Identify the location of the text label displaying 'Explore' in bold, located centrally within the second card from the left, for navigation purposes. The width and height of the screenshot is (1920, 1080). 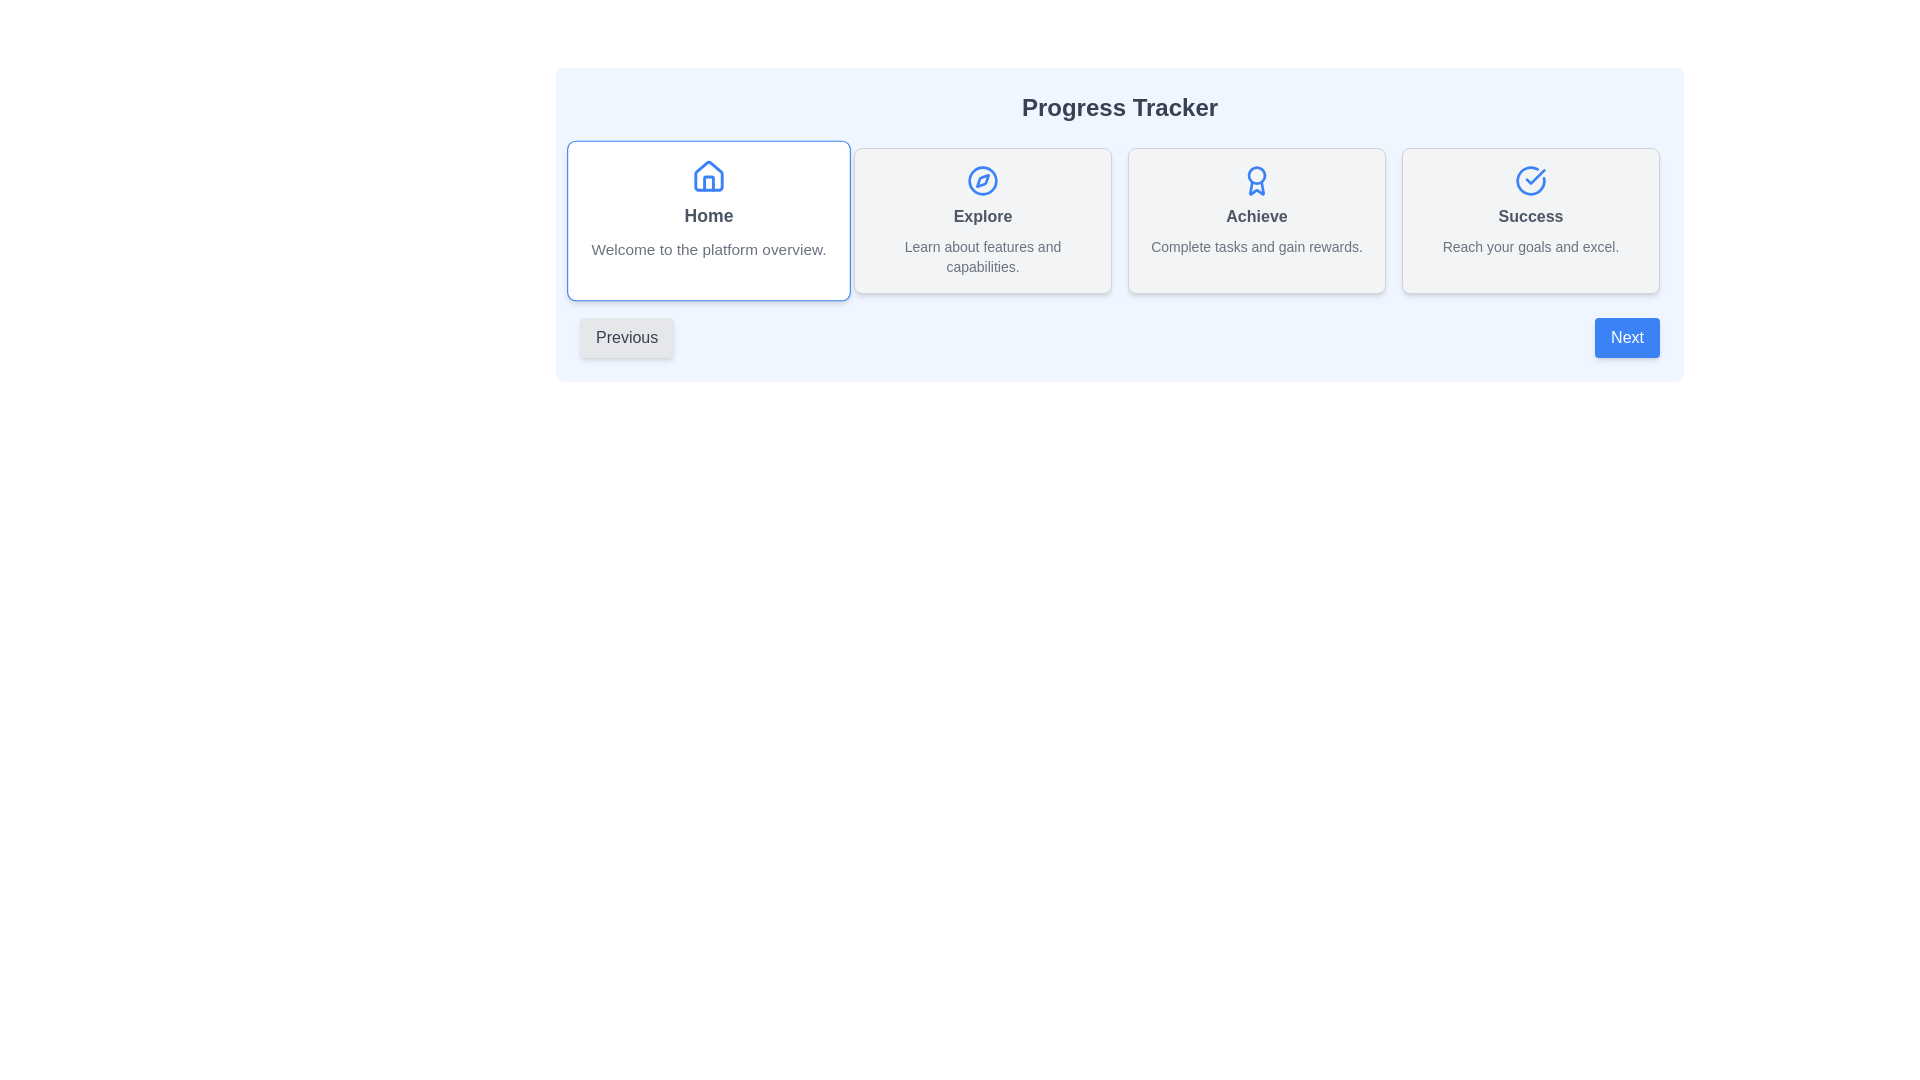
(983, 216).